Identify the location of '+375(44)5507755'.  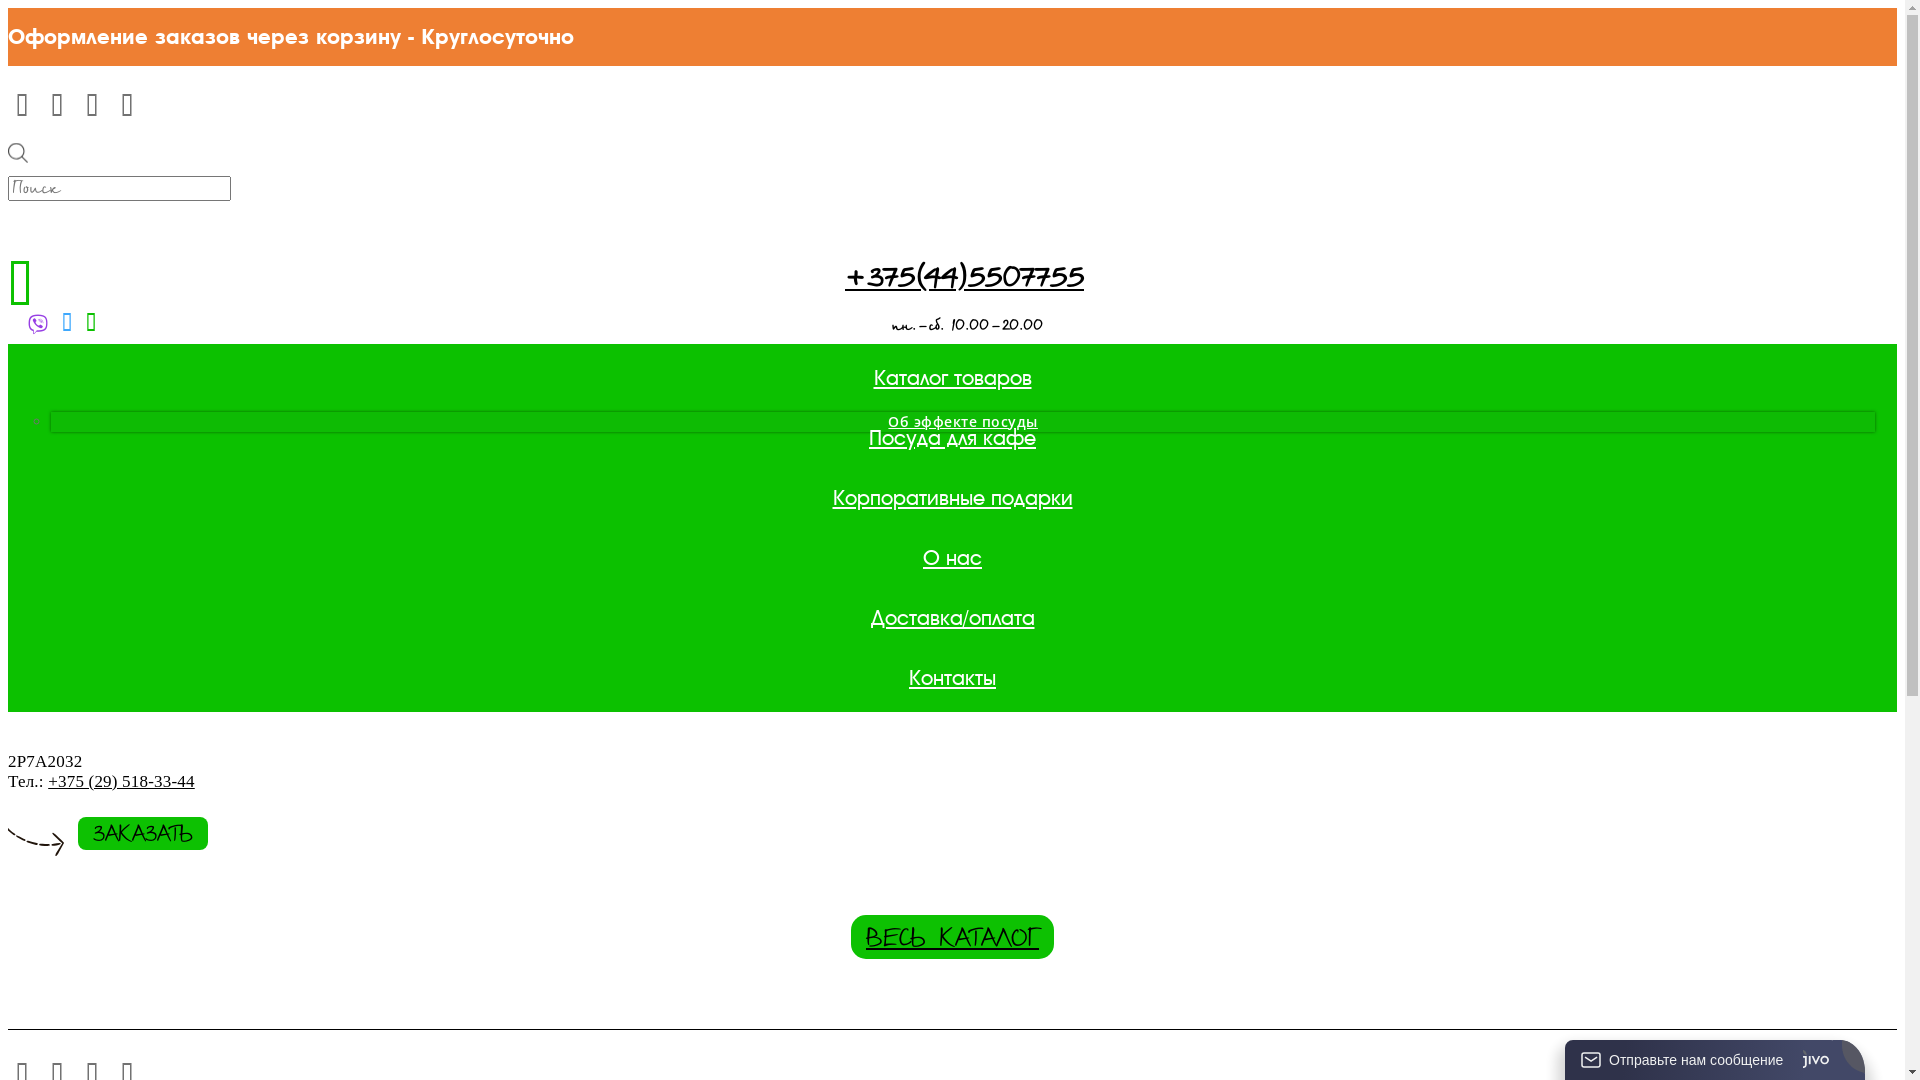
(964, 280).